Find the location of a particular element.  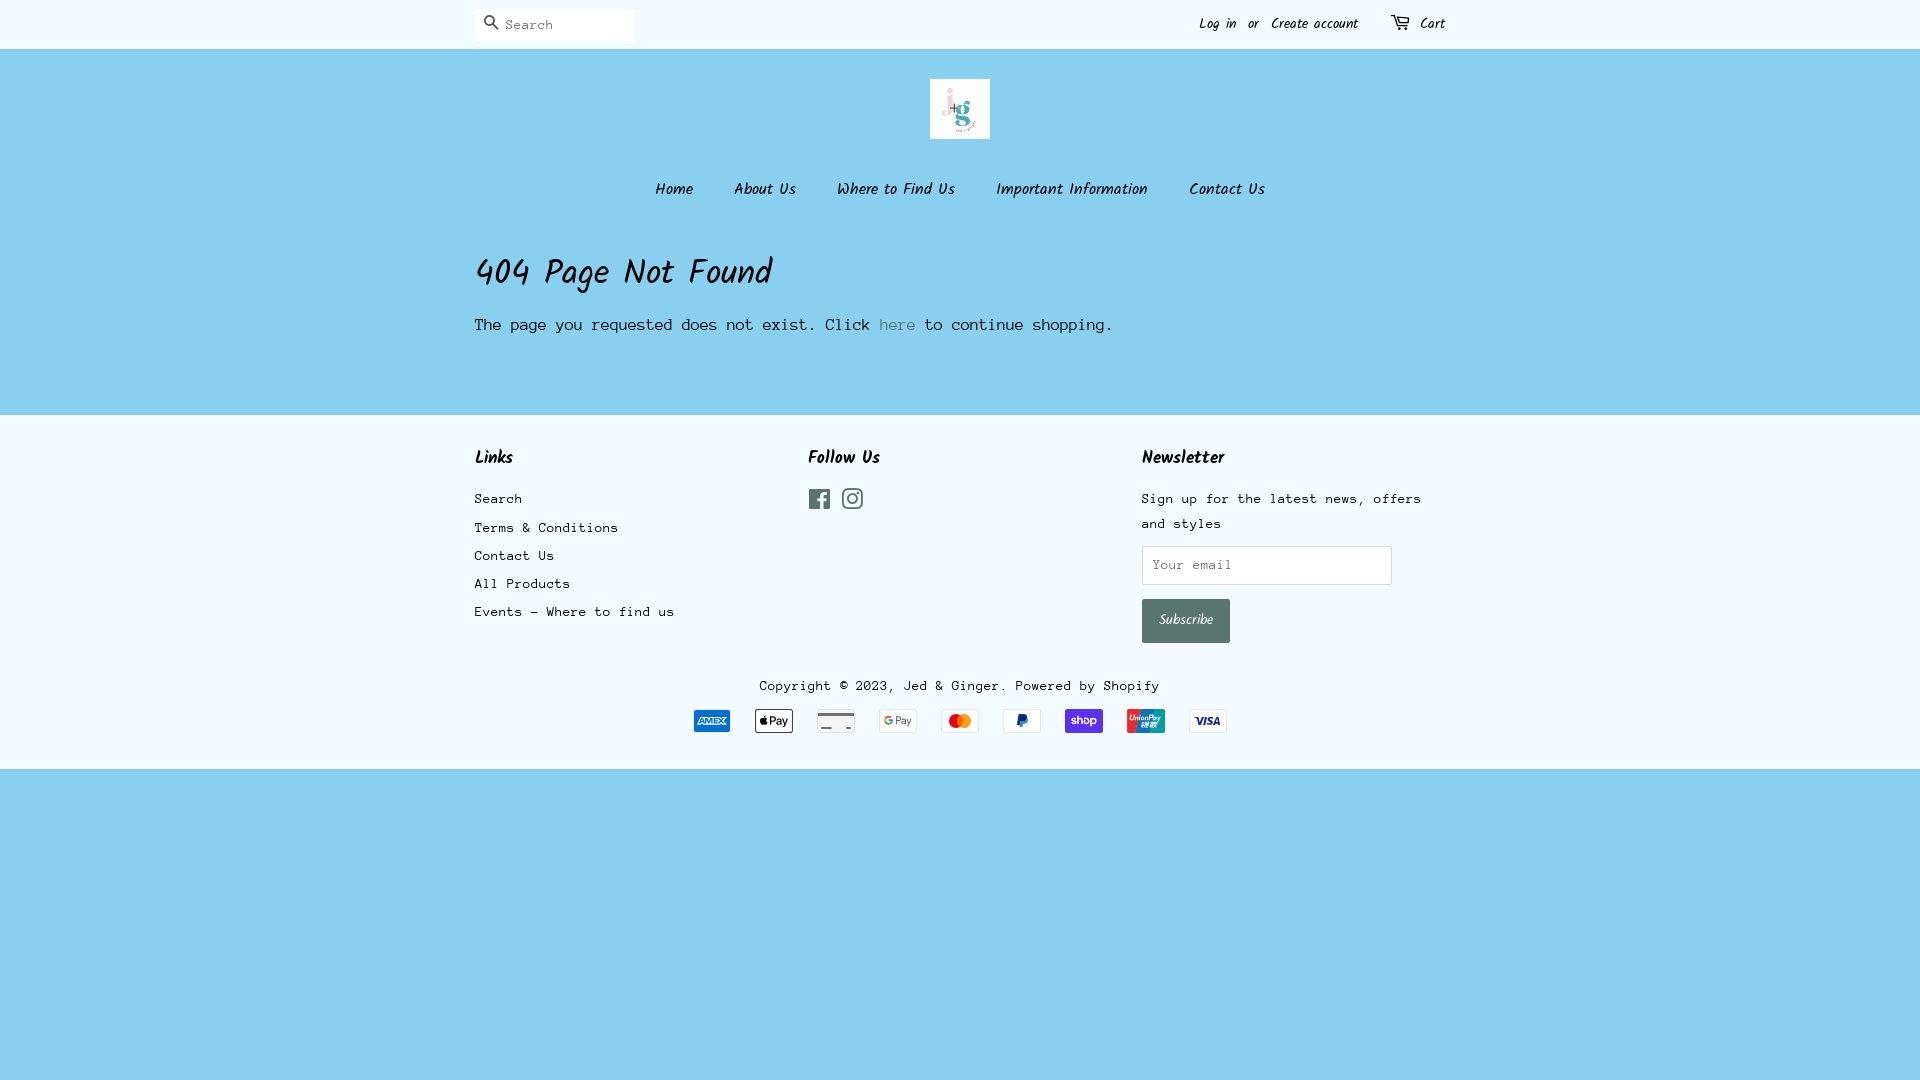

'Create account' is located at coordinates (1314, 23).